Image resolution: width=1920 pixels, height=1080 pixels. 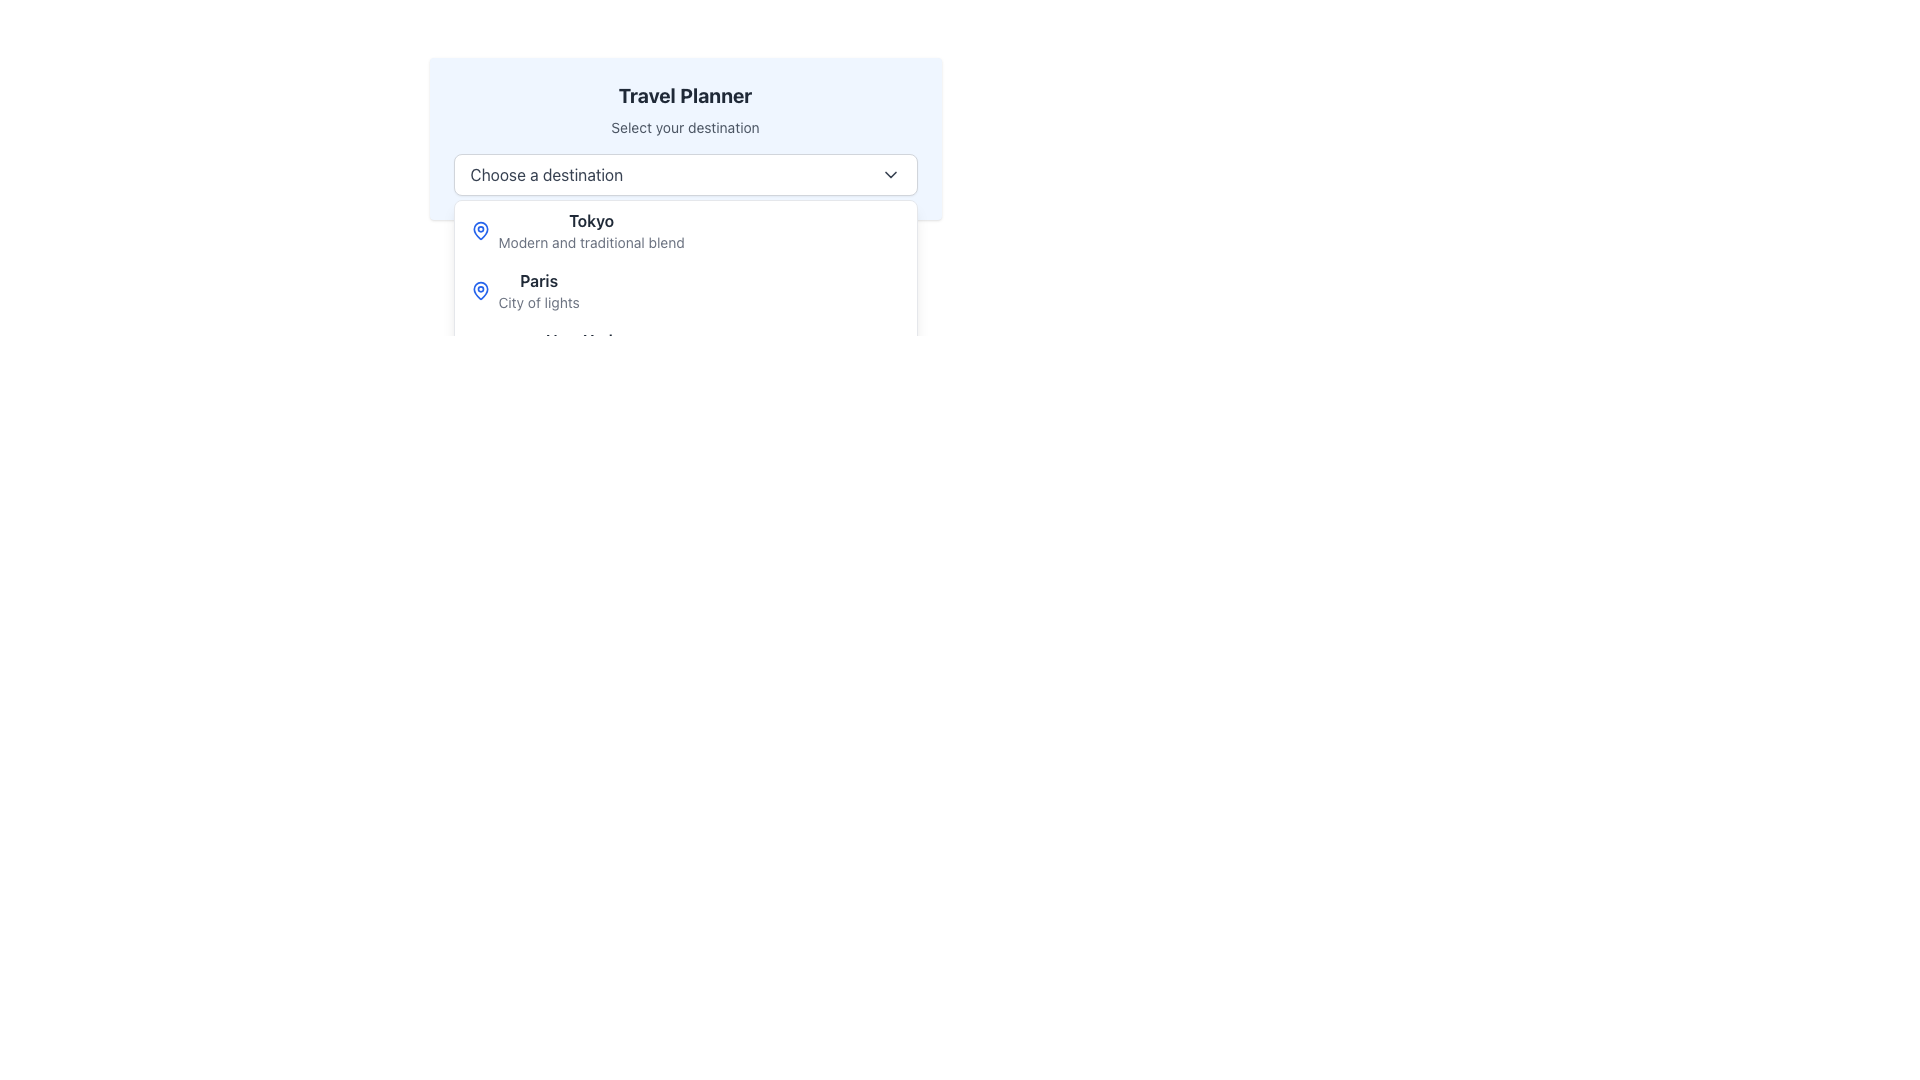 I want to click on the second item in the dropdown list for selecting the destination 'Paris' in the travel planner, so click(x=685, y=290).